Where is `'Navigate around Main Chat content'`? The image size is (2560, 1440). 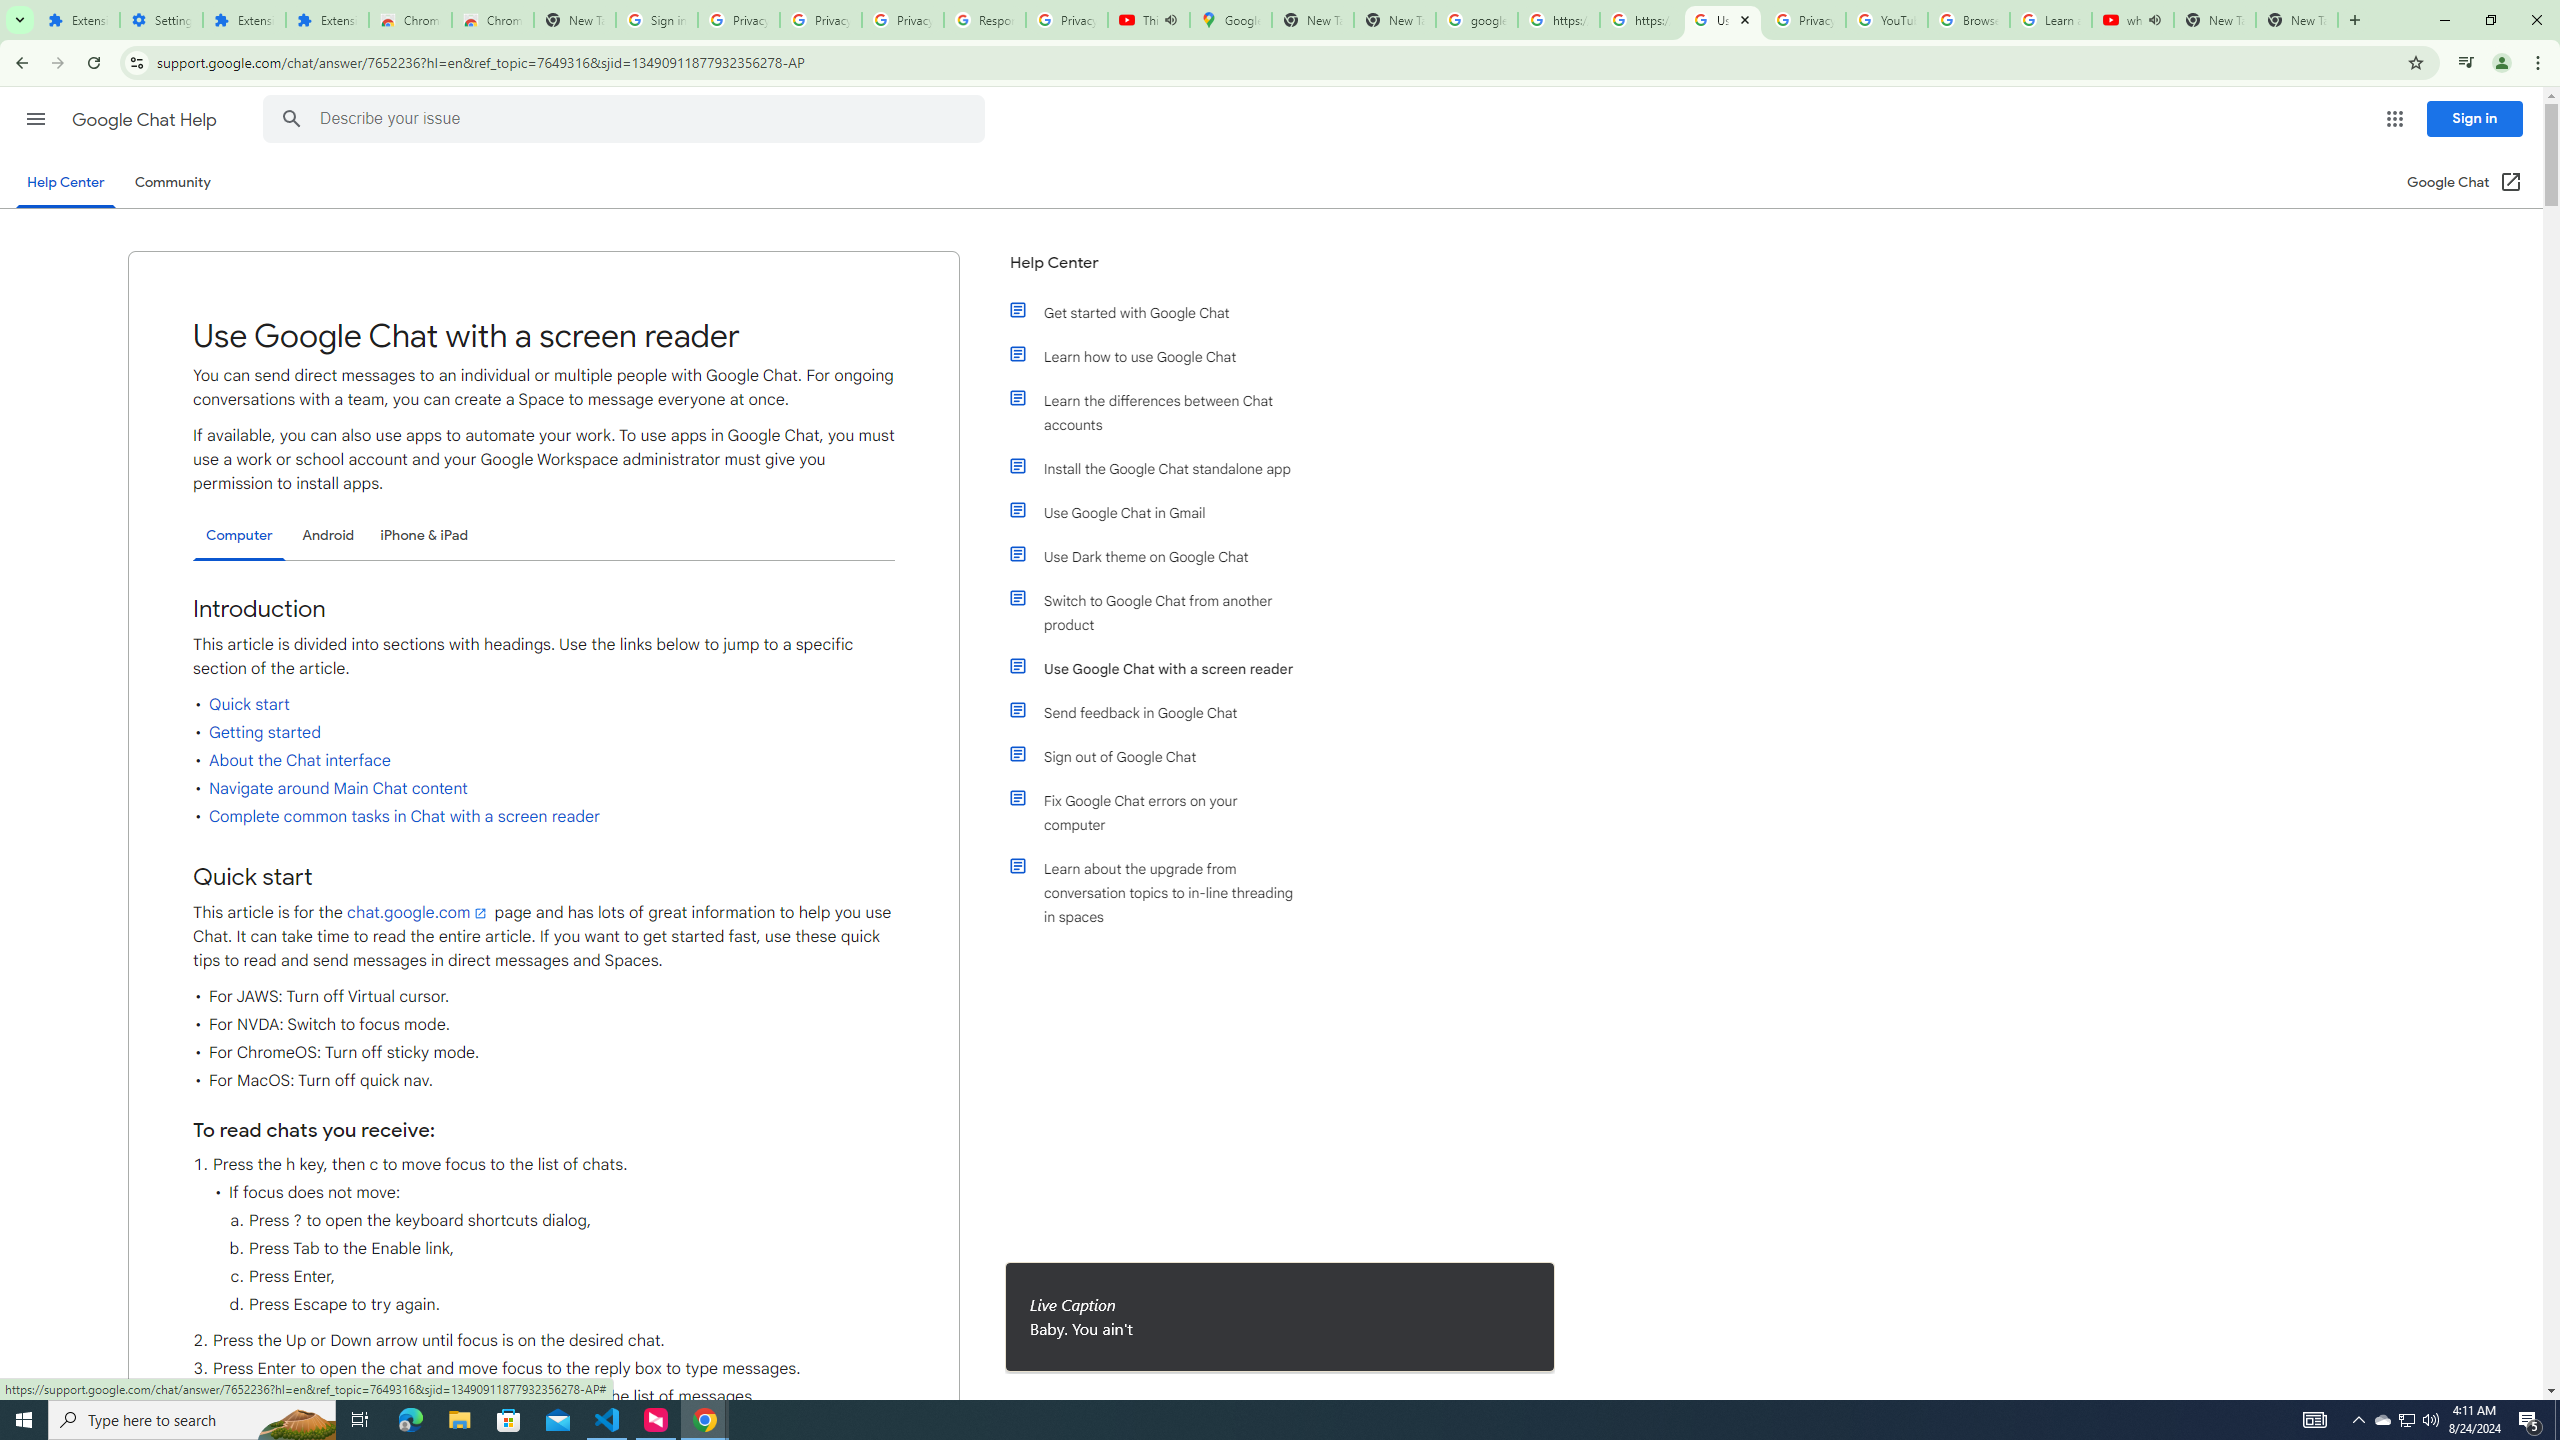 'Navigate around Main Chat content' is located at coordinates (338, 788).